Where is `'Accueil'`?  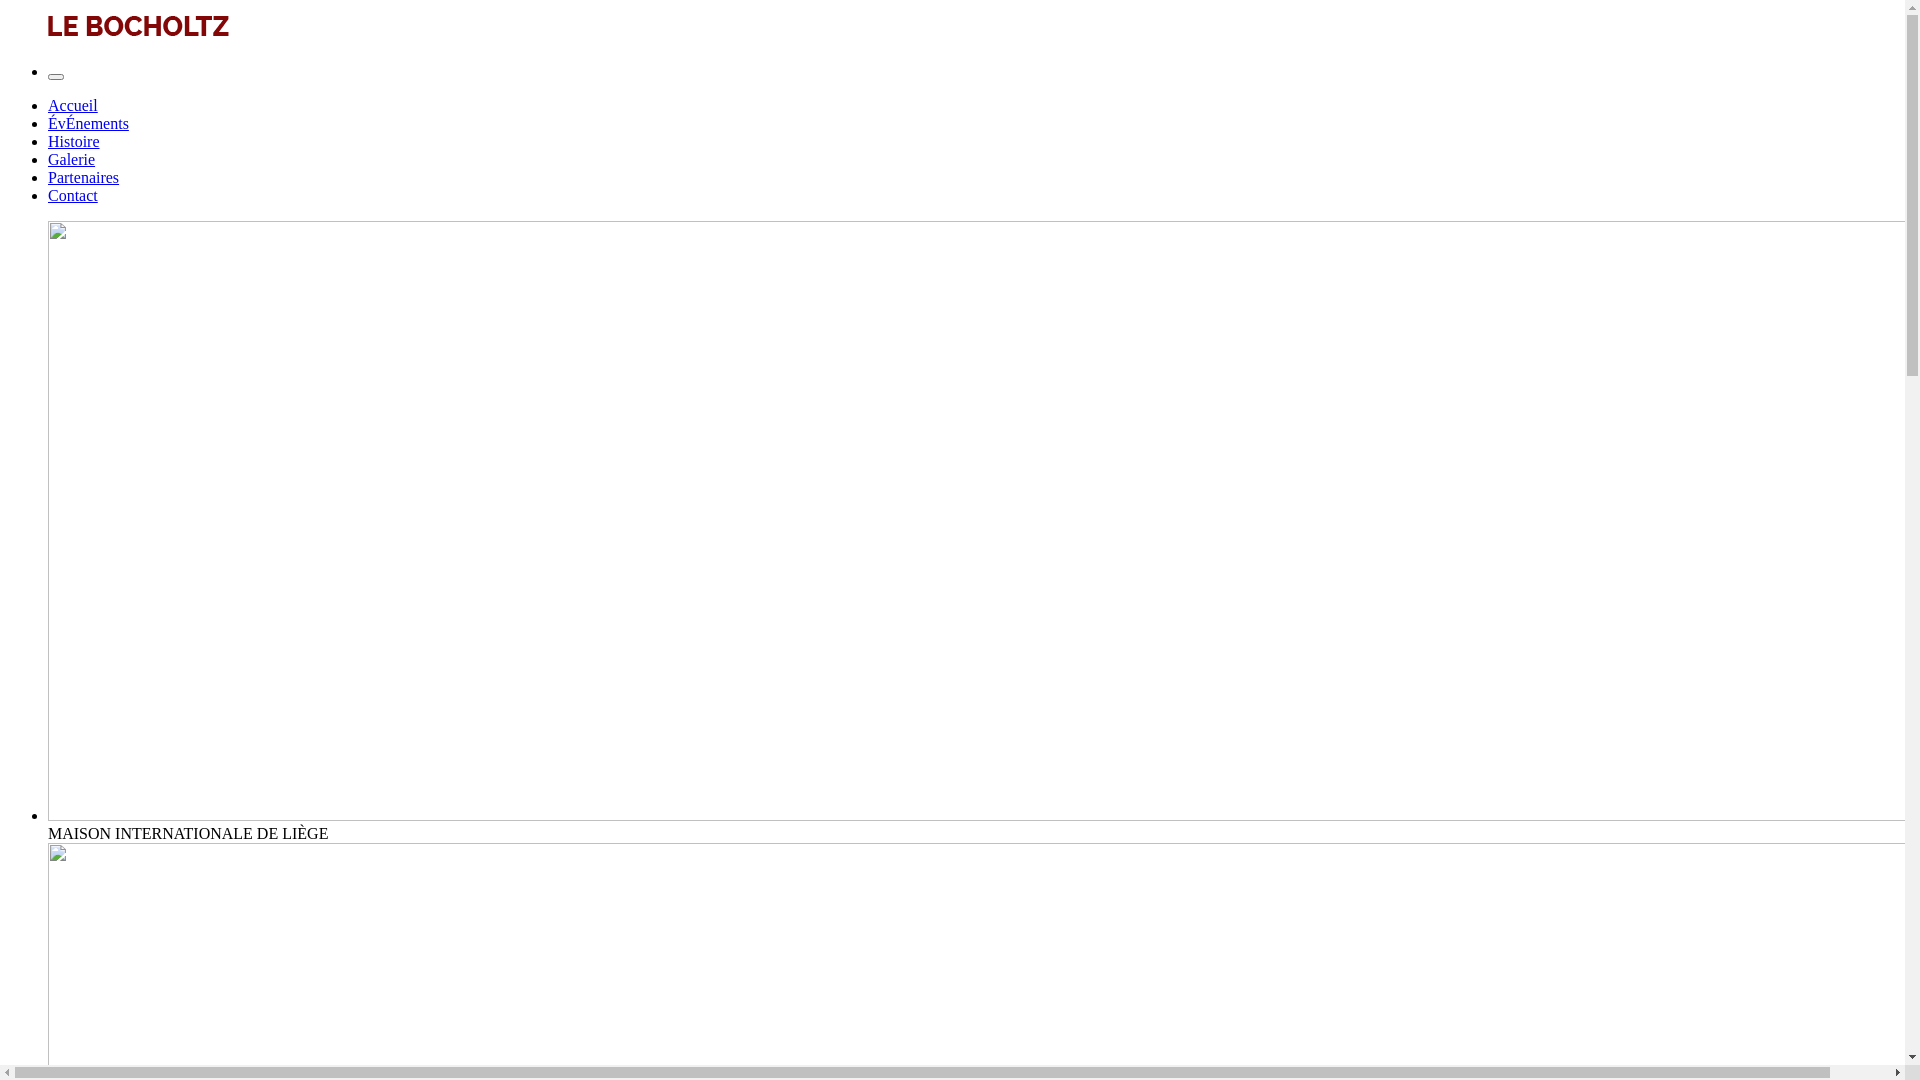 'Accueil' is located at coordinates (48, 105).